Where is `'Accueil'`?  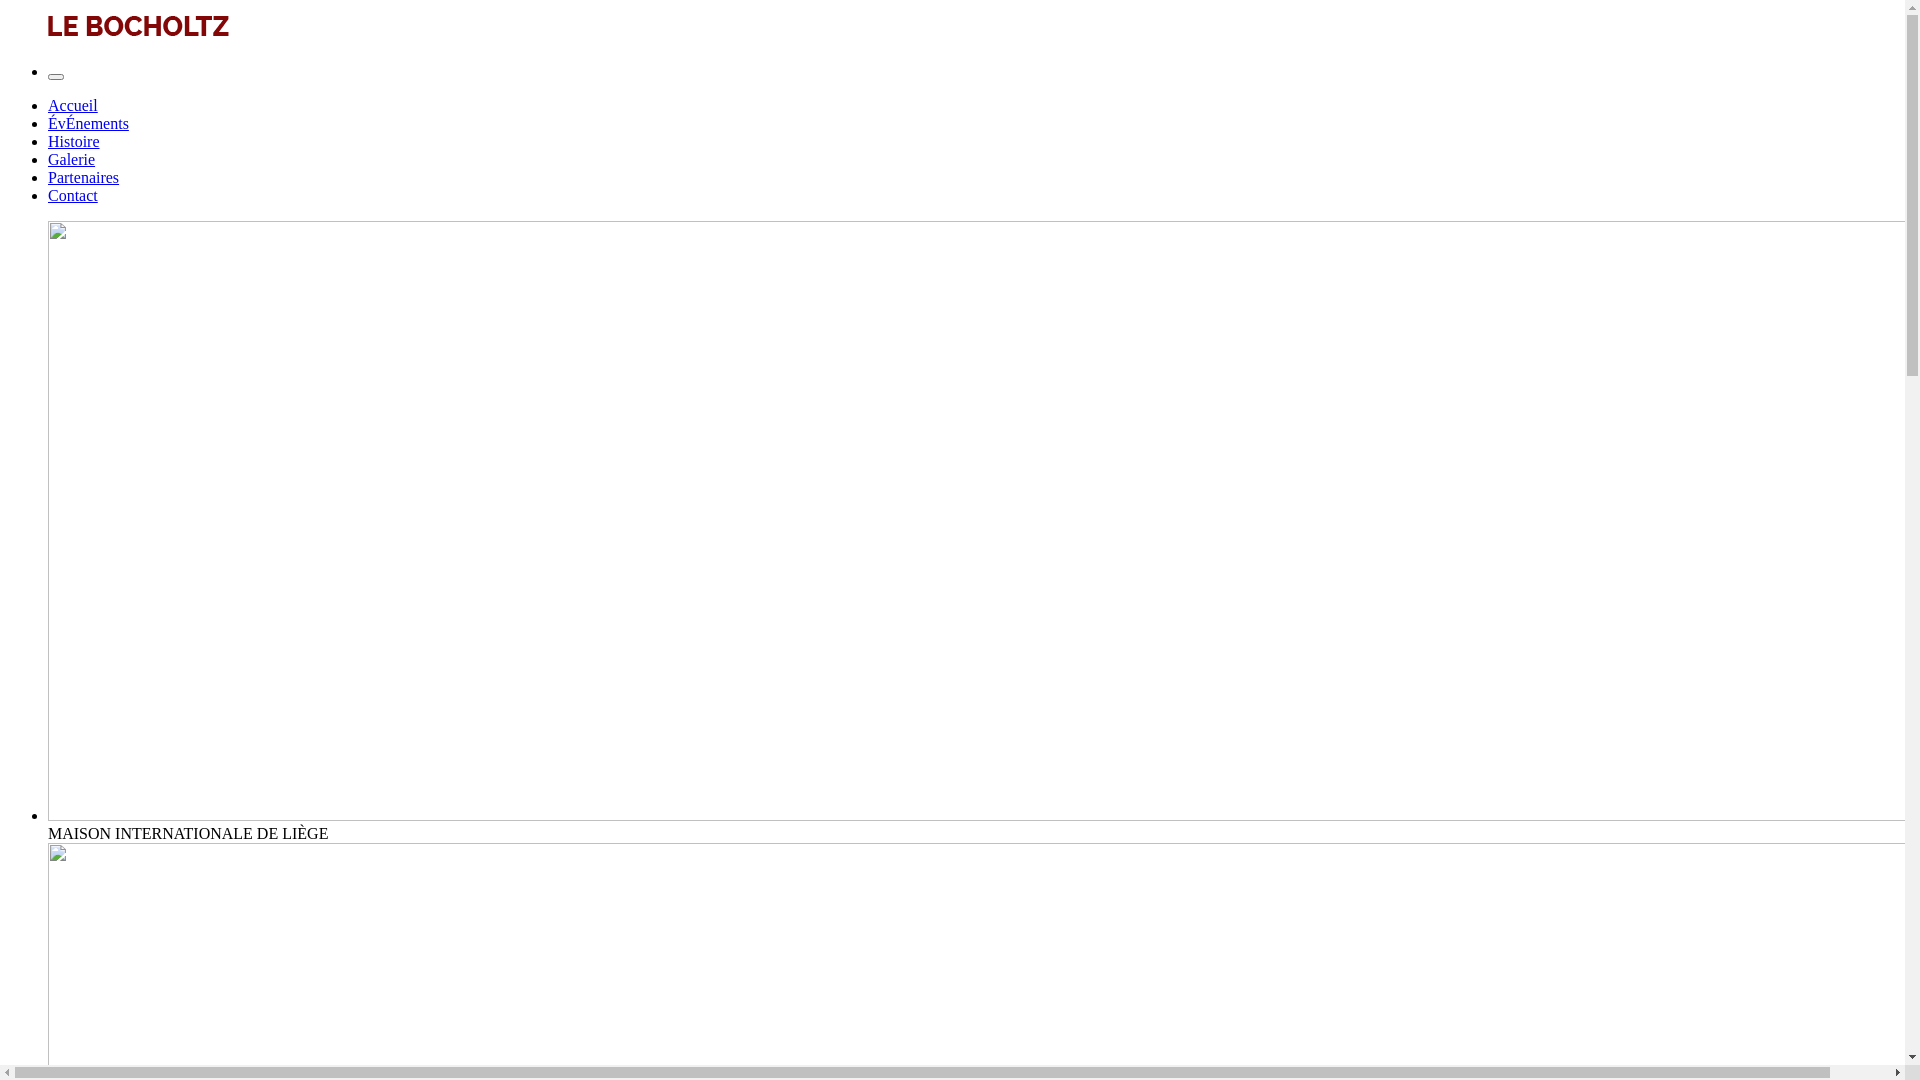 'Accueil' is located at coordinates (48, 105).